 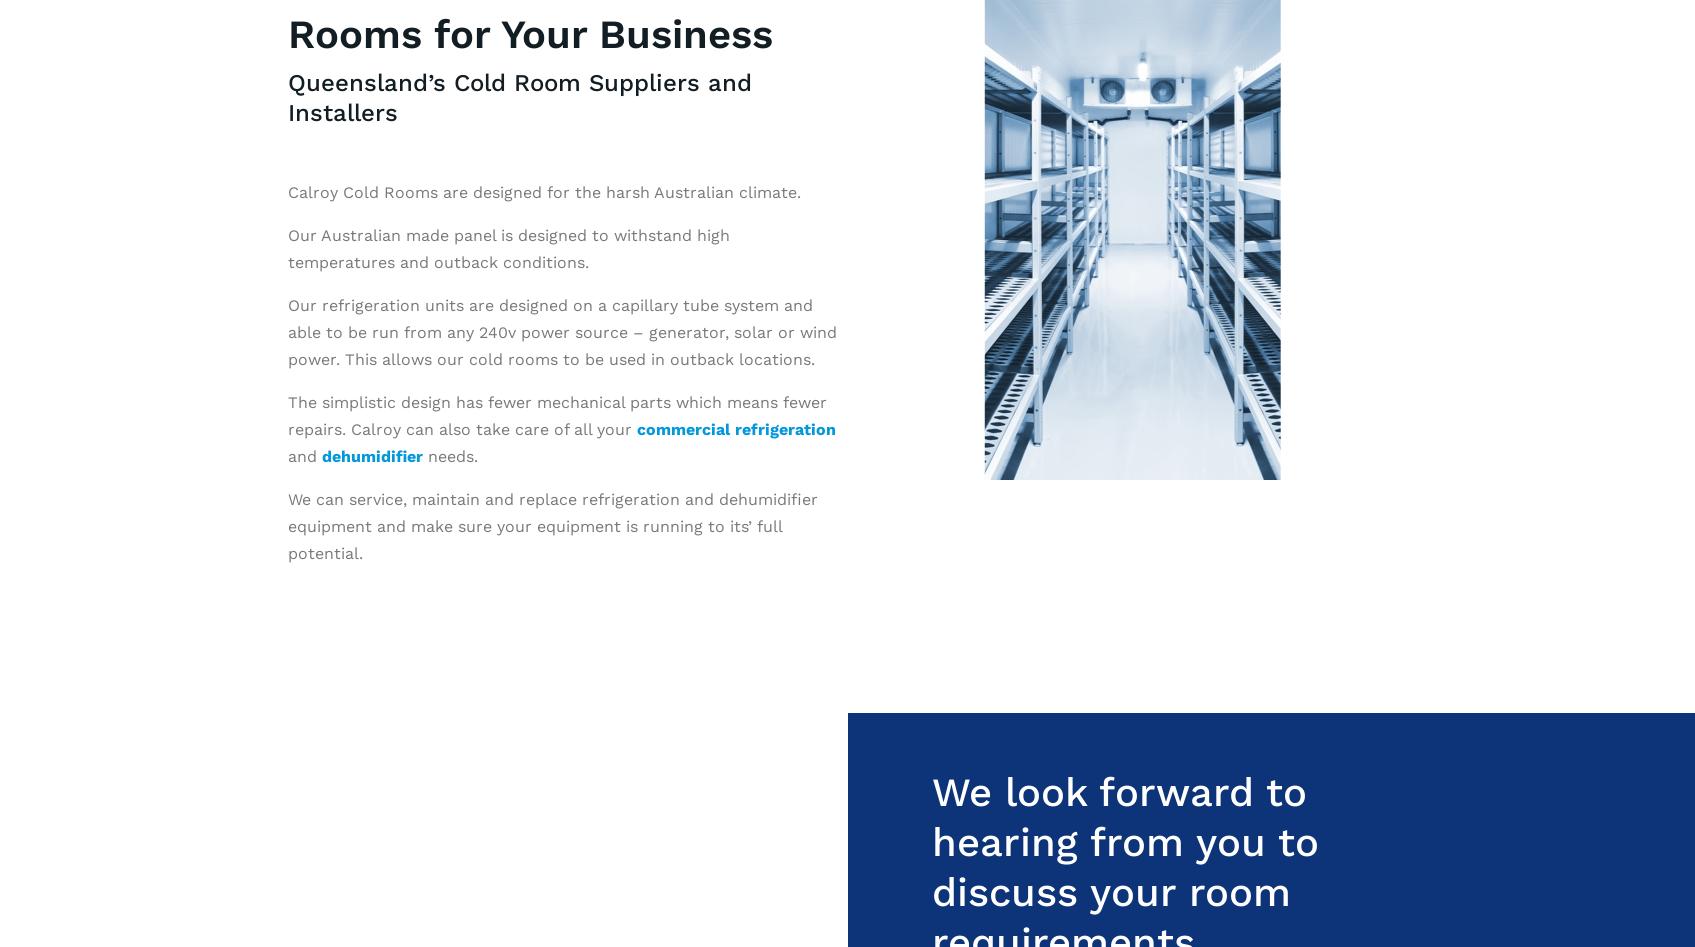 I want to click on 'dehumidifier', so click(x=321, y=455).